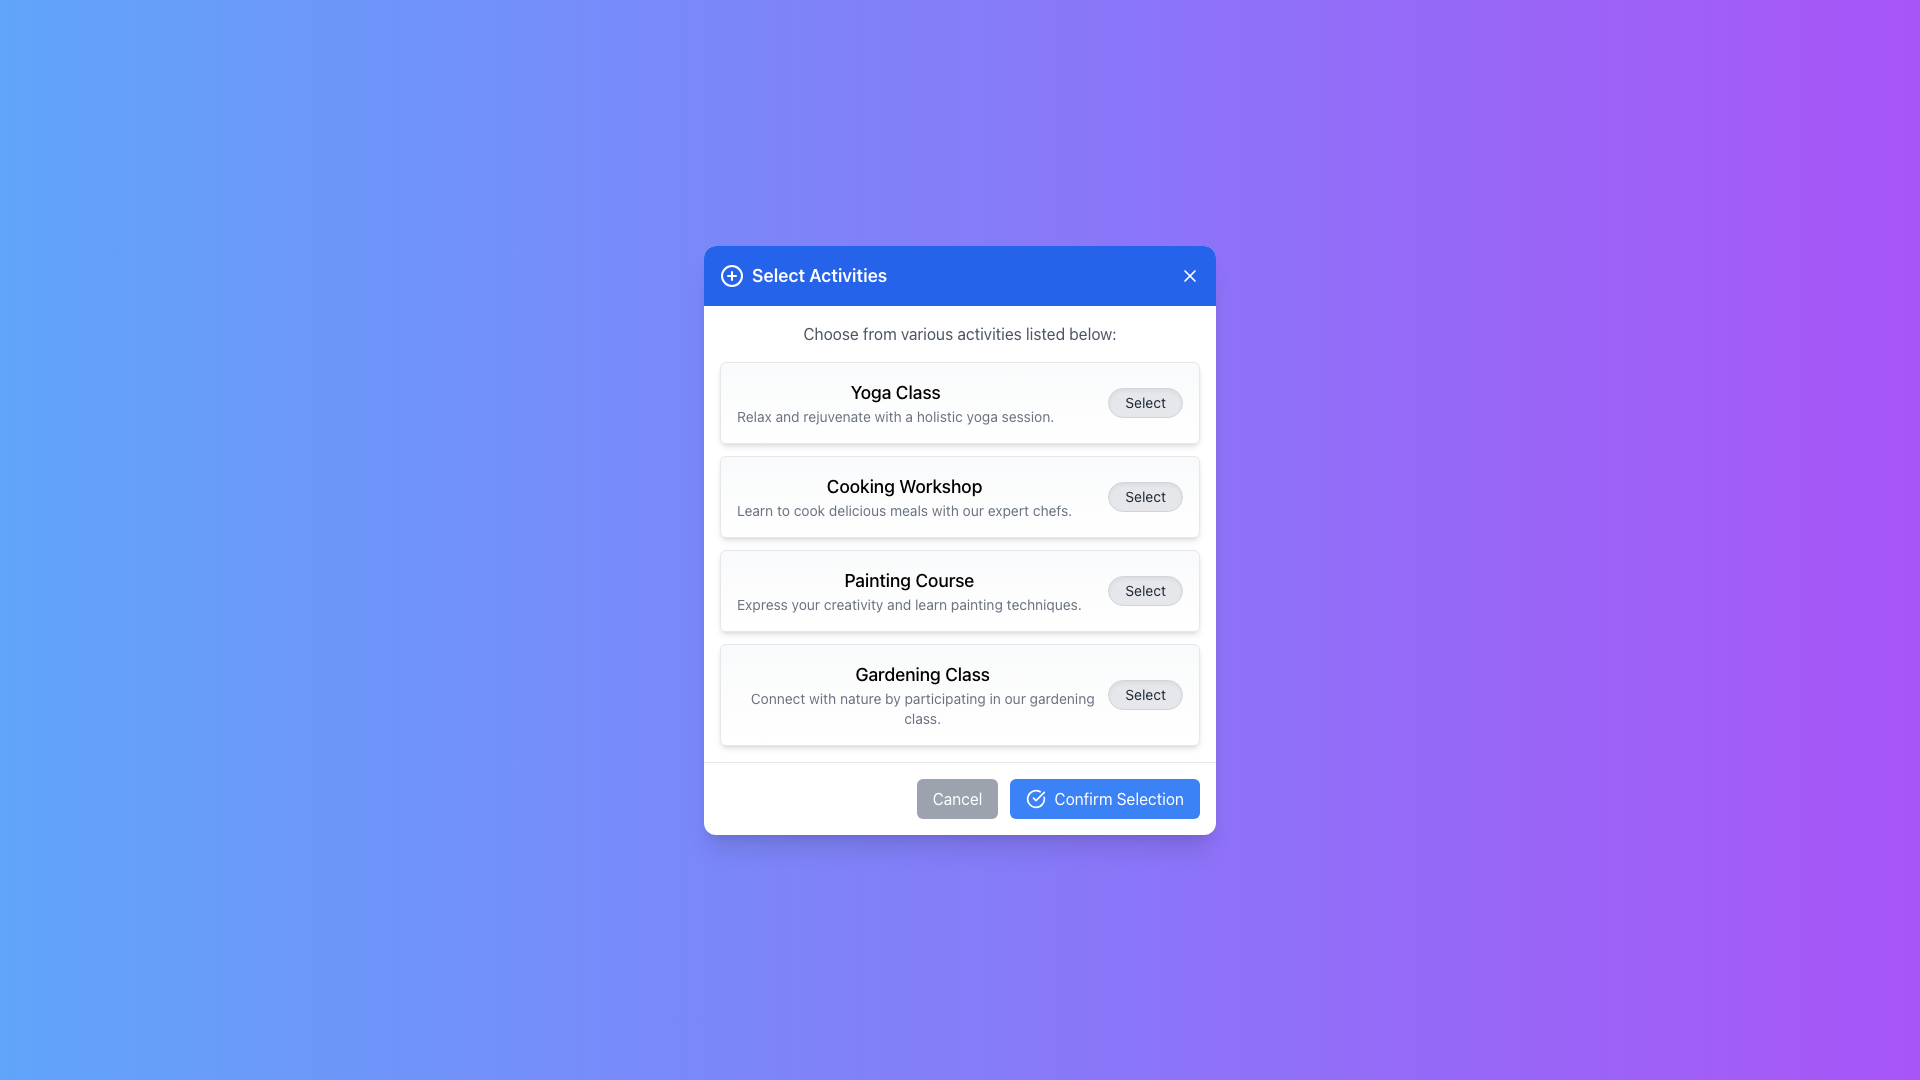 Image resolution: width=1920 pixels, height=1080 pixels. Describe the element at coordinates (960, 274) in the screenshot. I see `the title bar of the modal dialog labeled 'Select Activities'` at that location.